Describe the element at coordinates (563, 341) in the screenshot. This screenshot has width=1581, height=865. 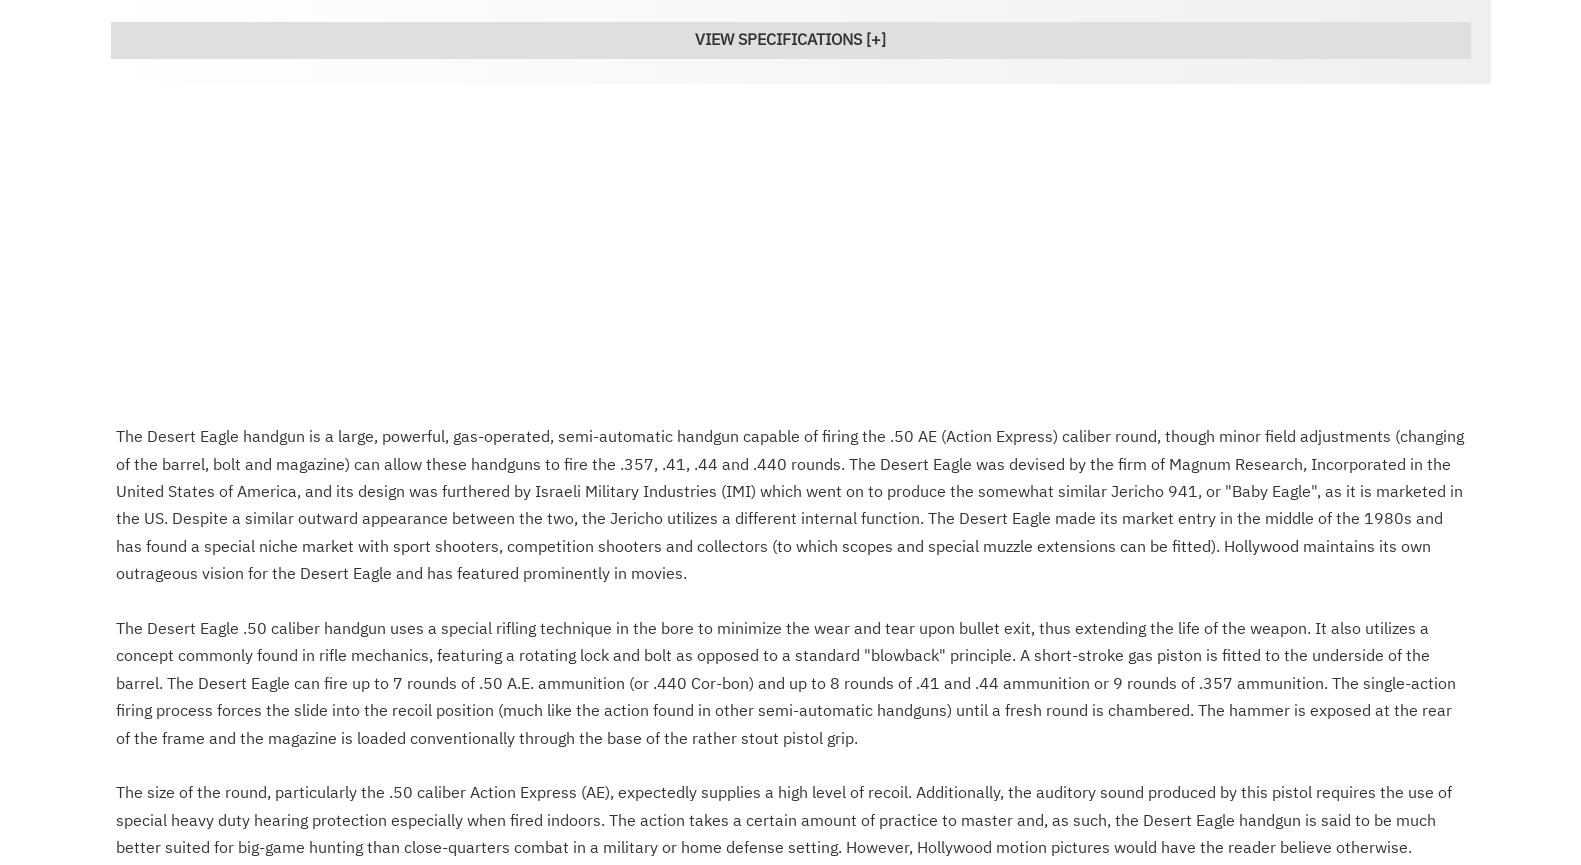
I see `'WW2 Small Arms'` at that location.